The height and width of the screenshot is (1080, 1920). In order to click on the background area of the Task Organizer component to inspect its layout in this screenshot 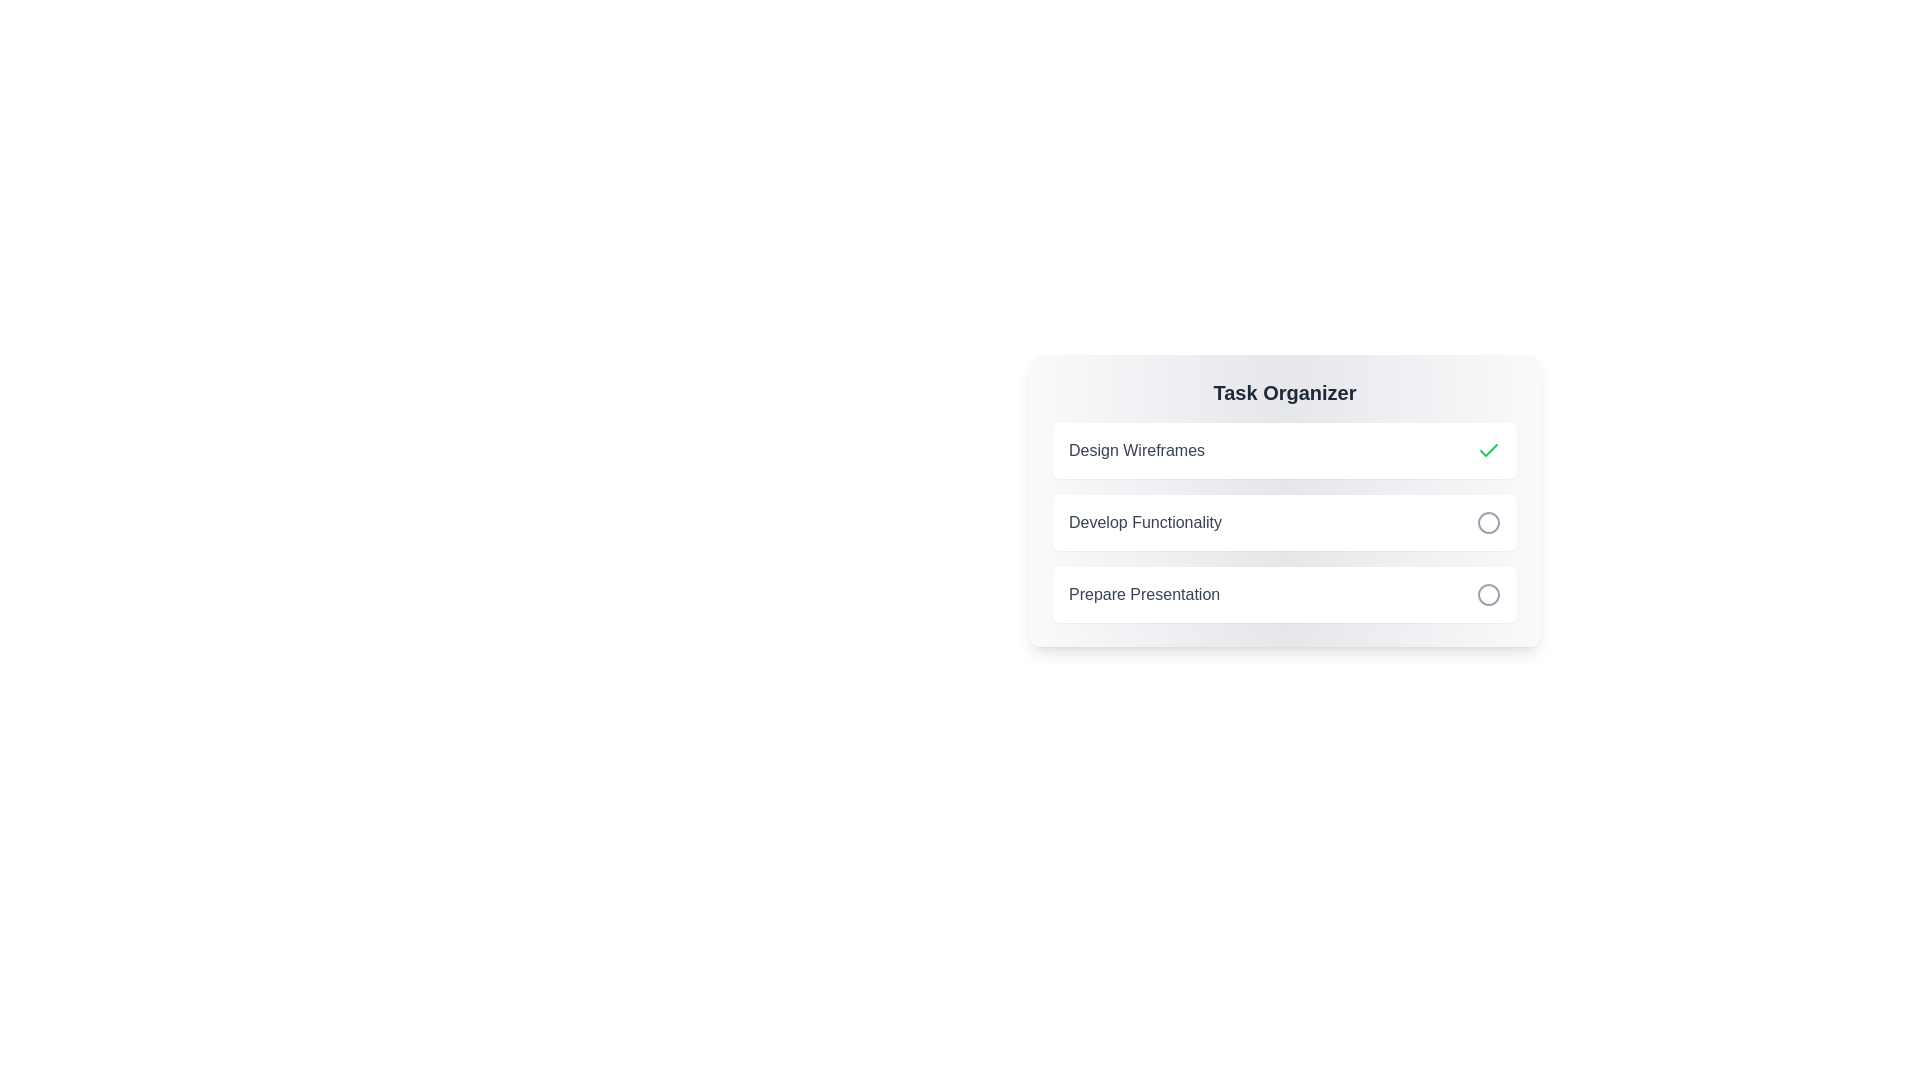, I will do `click(1285, 664)`.